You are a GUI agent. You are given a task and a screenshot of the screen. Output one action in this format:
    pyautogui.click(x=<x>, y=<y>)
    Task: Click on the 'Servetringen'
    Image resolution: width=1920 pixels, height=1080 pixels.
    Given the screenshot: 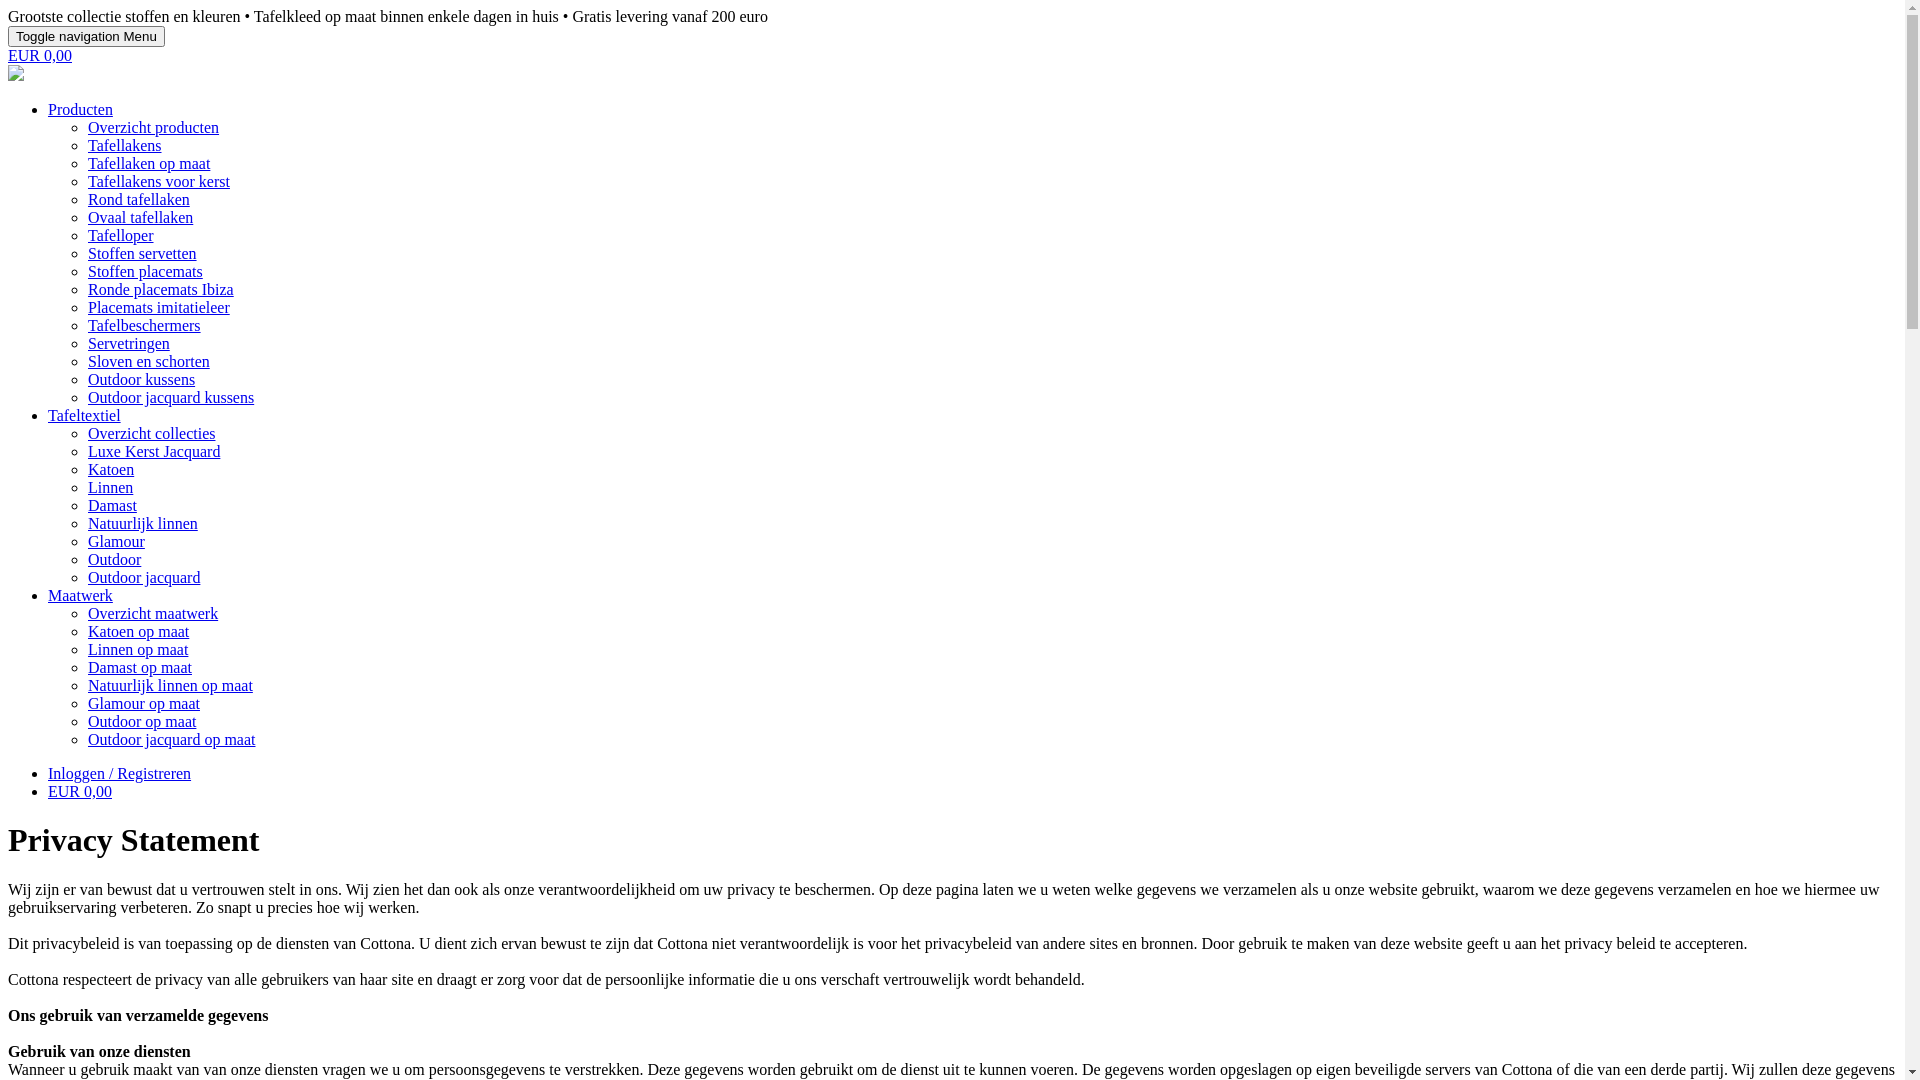 What is the action you would take?
    pyautogui.click(x=86, y=342)
    